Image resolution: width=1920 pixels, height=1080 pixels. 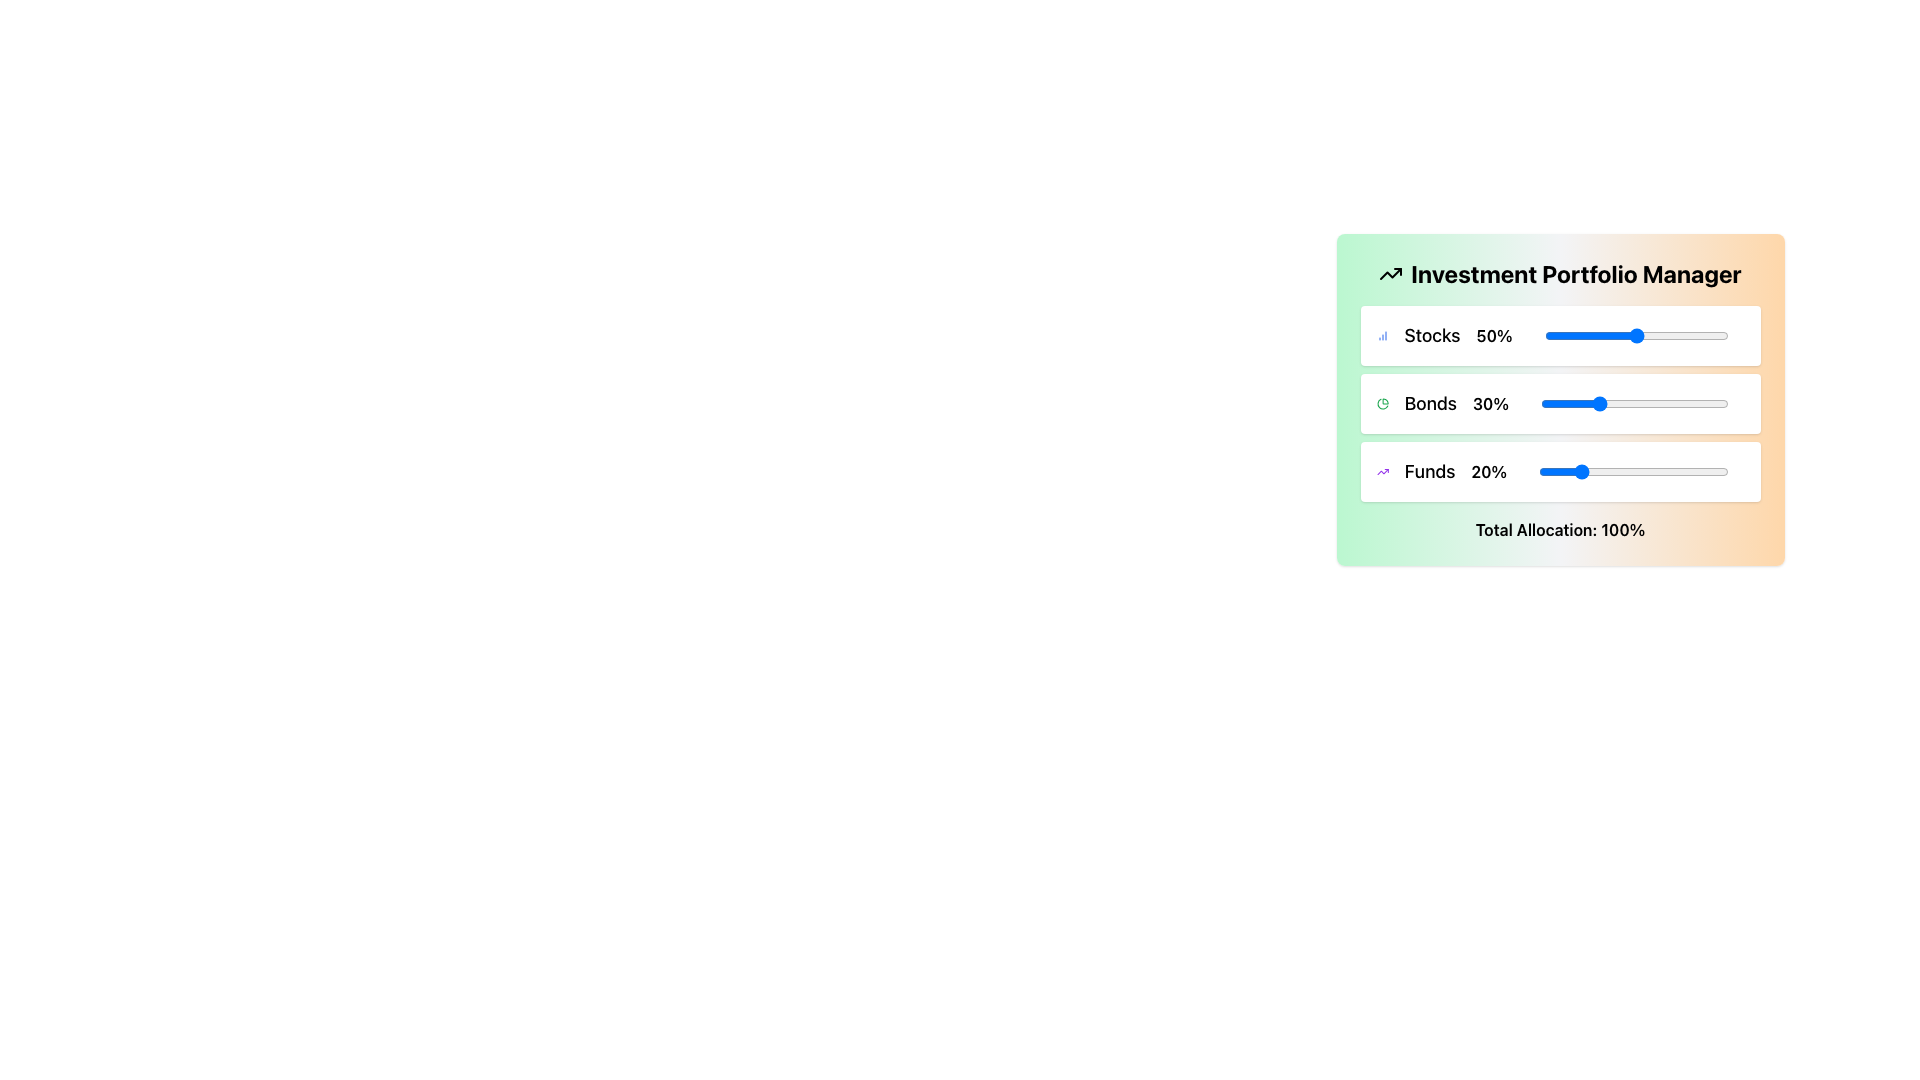 What do you see at coordinates (1381, 471) in the screenshot?
I see `the trend or growth icon located to the left of the 'Funds' label in the financial allocation display` at bounding box center [1381, 471].